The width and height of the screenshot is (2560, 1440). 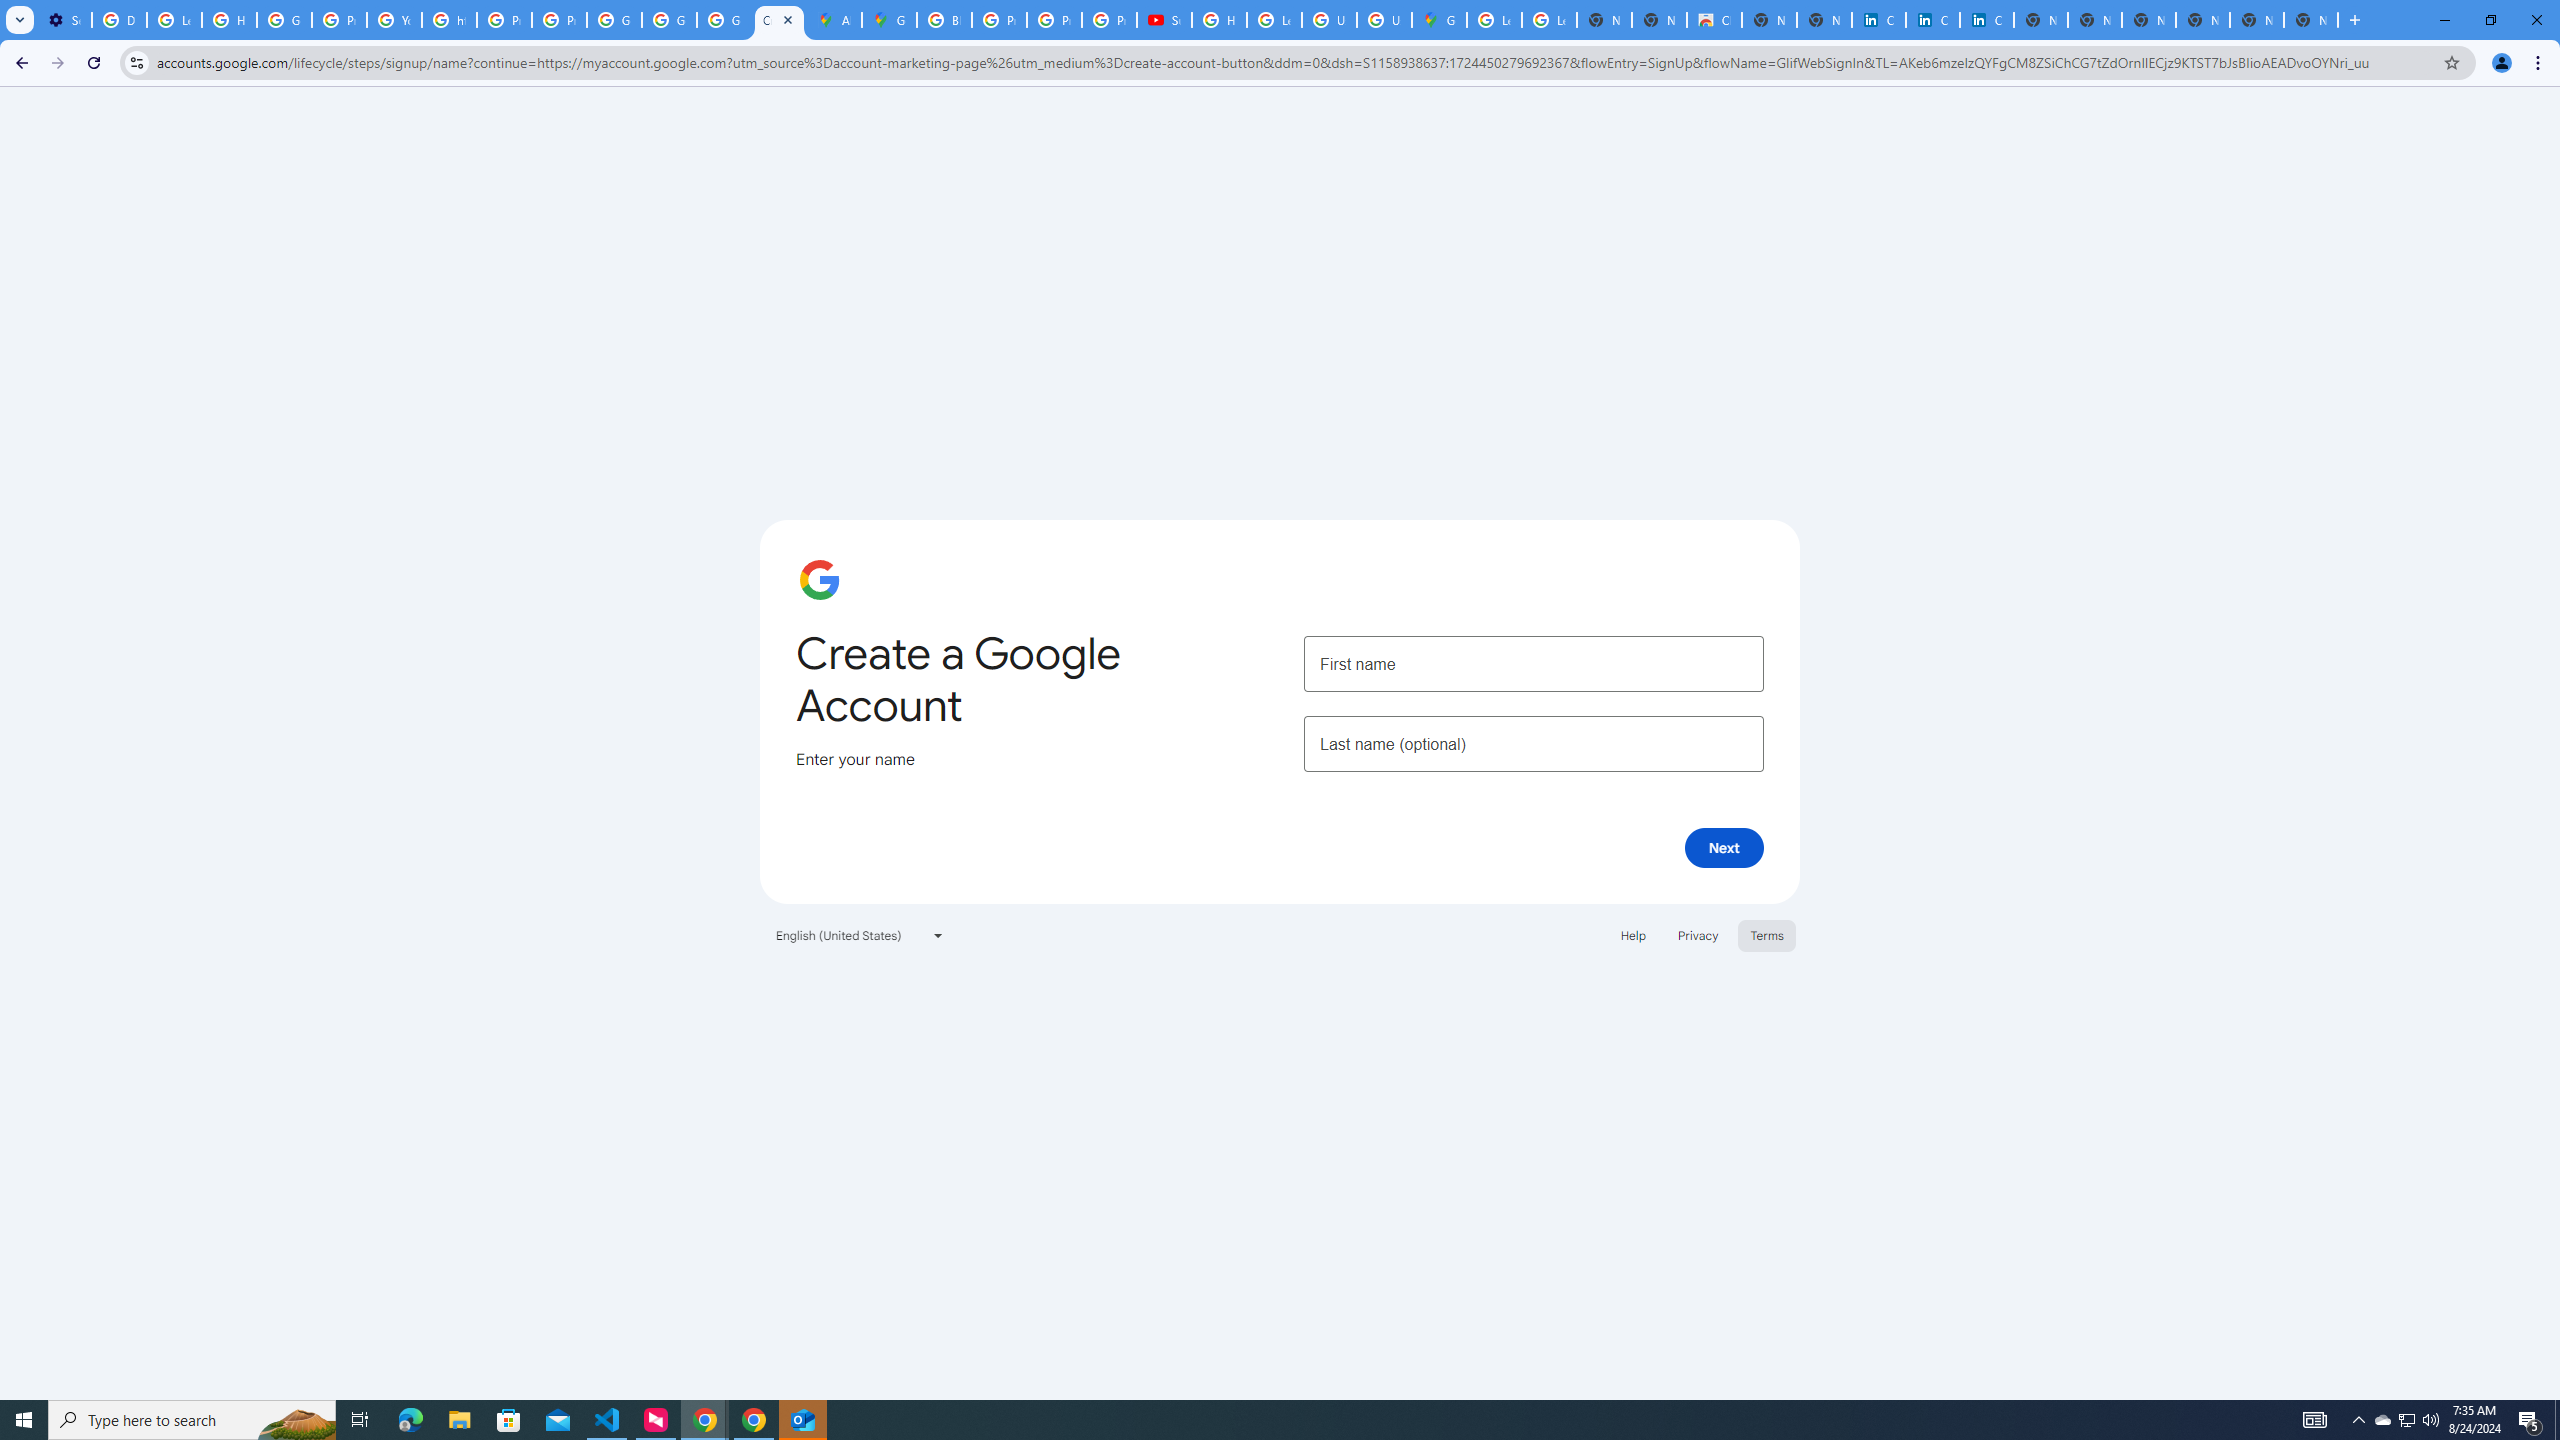 What do you see at coordinates (1053, 19) in the screenshot?
I see `'Privacy Help Center - Policies Help'` at bounding box center [1053, 19].